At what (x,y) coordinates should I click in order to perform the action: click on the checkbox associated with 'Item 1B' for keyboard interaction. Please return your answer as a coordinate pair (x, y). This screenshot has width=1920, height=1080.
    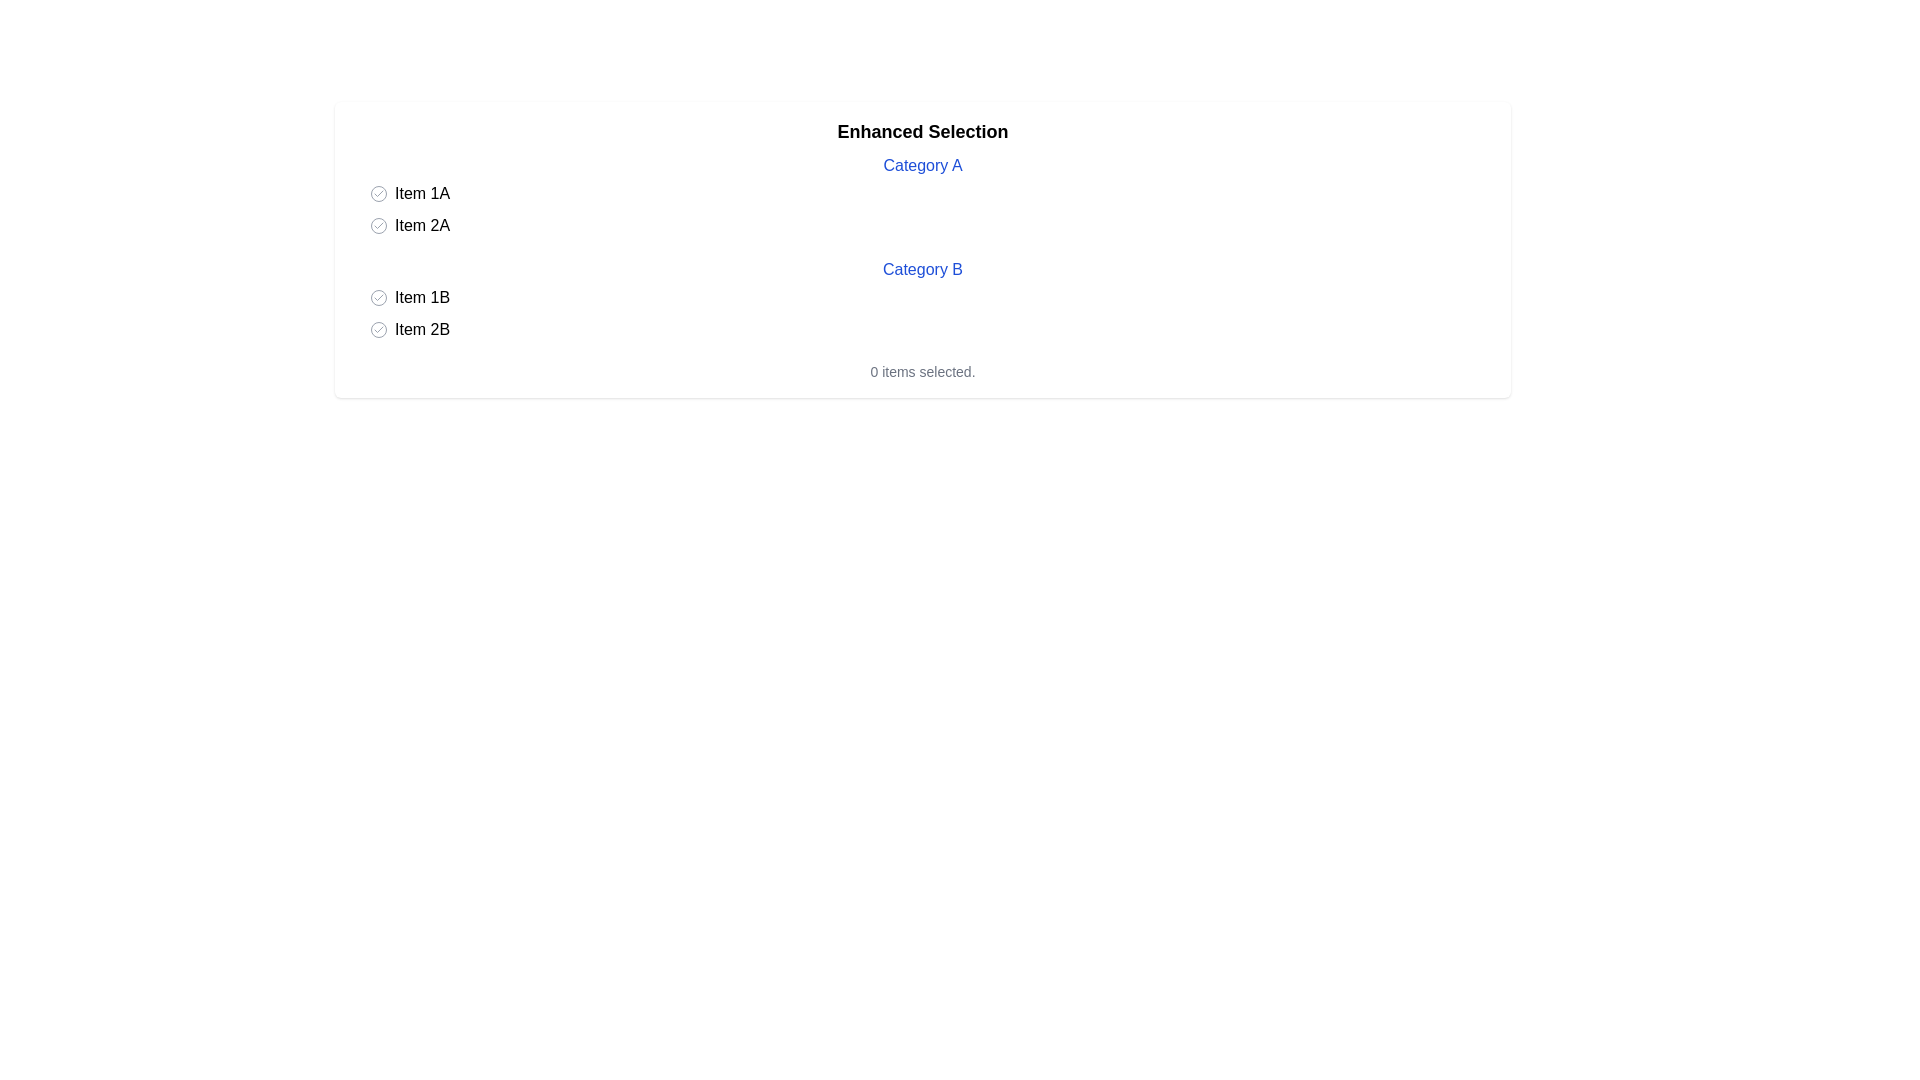
    Looking at the image, I should click on (379, 297).